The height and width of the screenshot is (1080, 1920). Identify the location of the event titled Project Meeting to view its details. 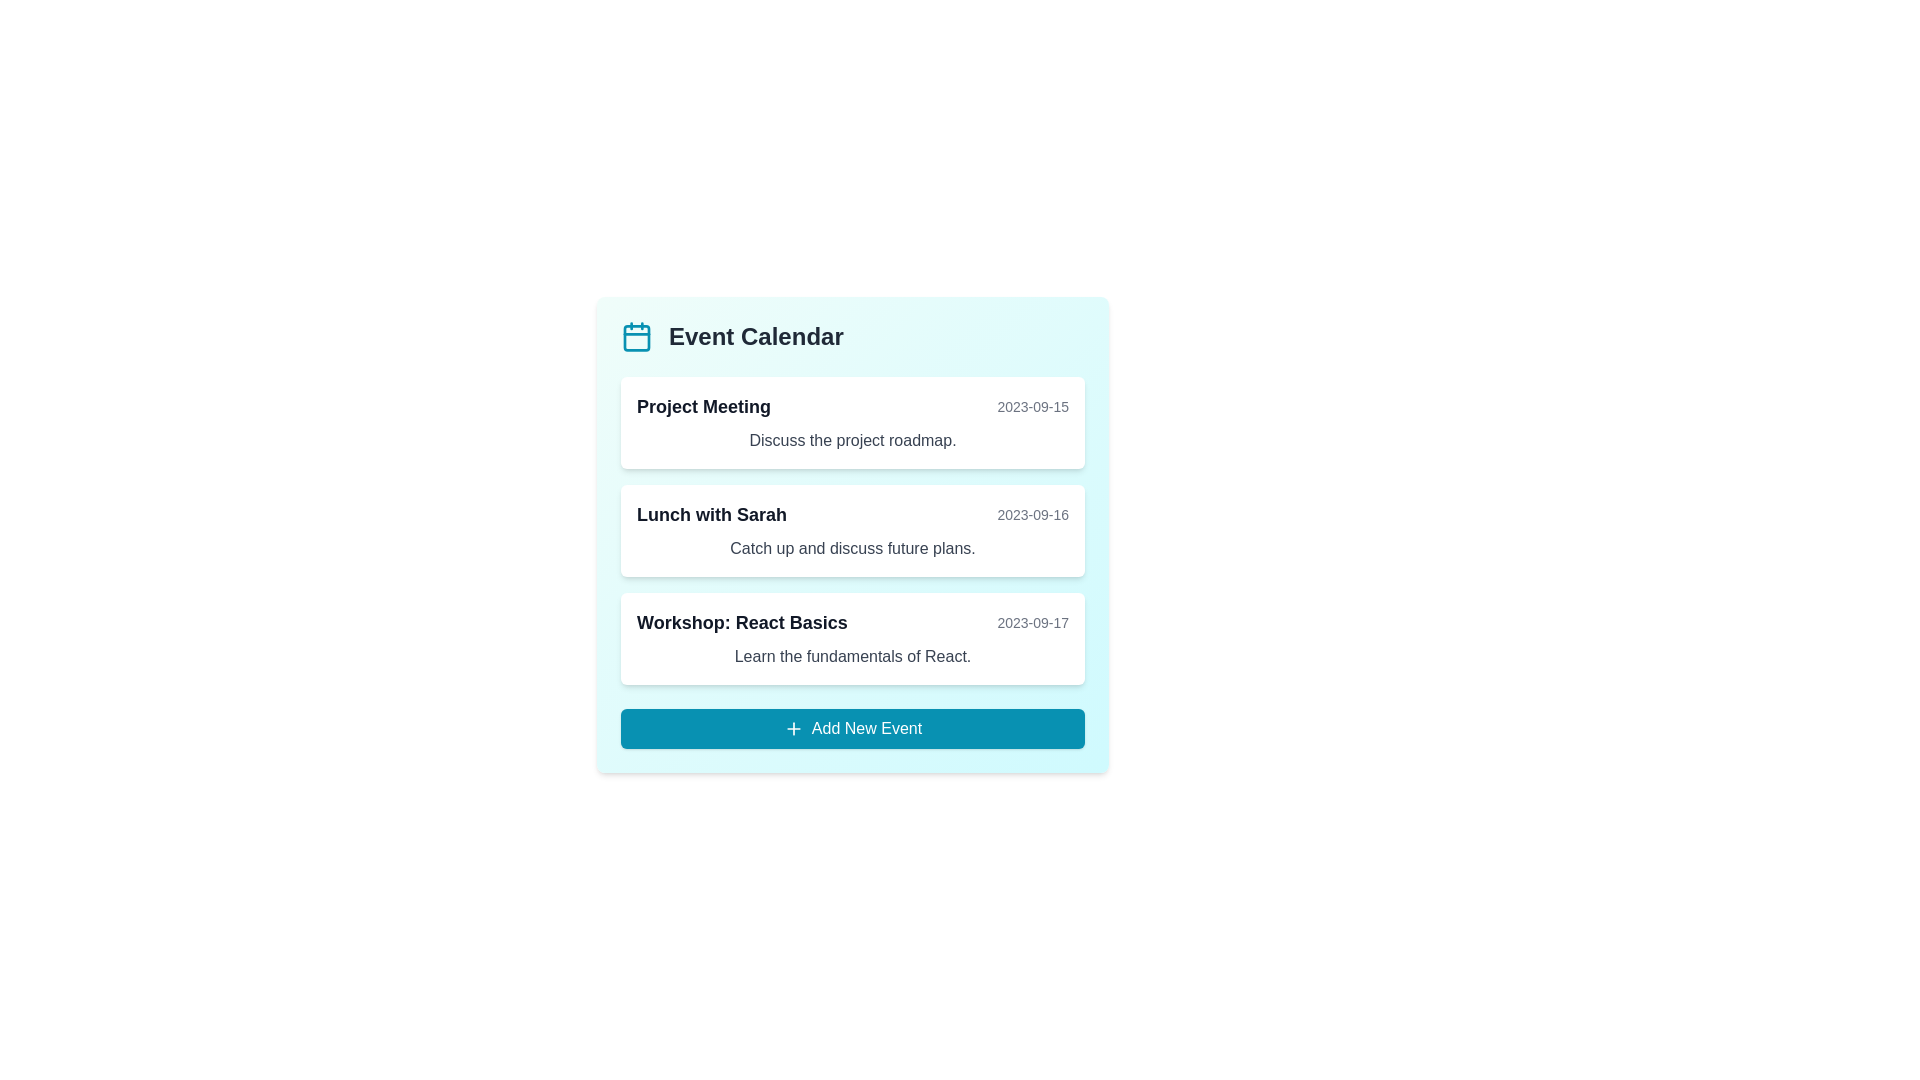
(853, 422).